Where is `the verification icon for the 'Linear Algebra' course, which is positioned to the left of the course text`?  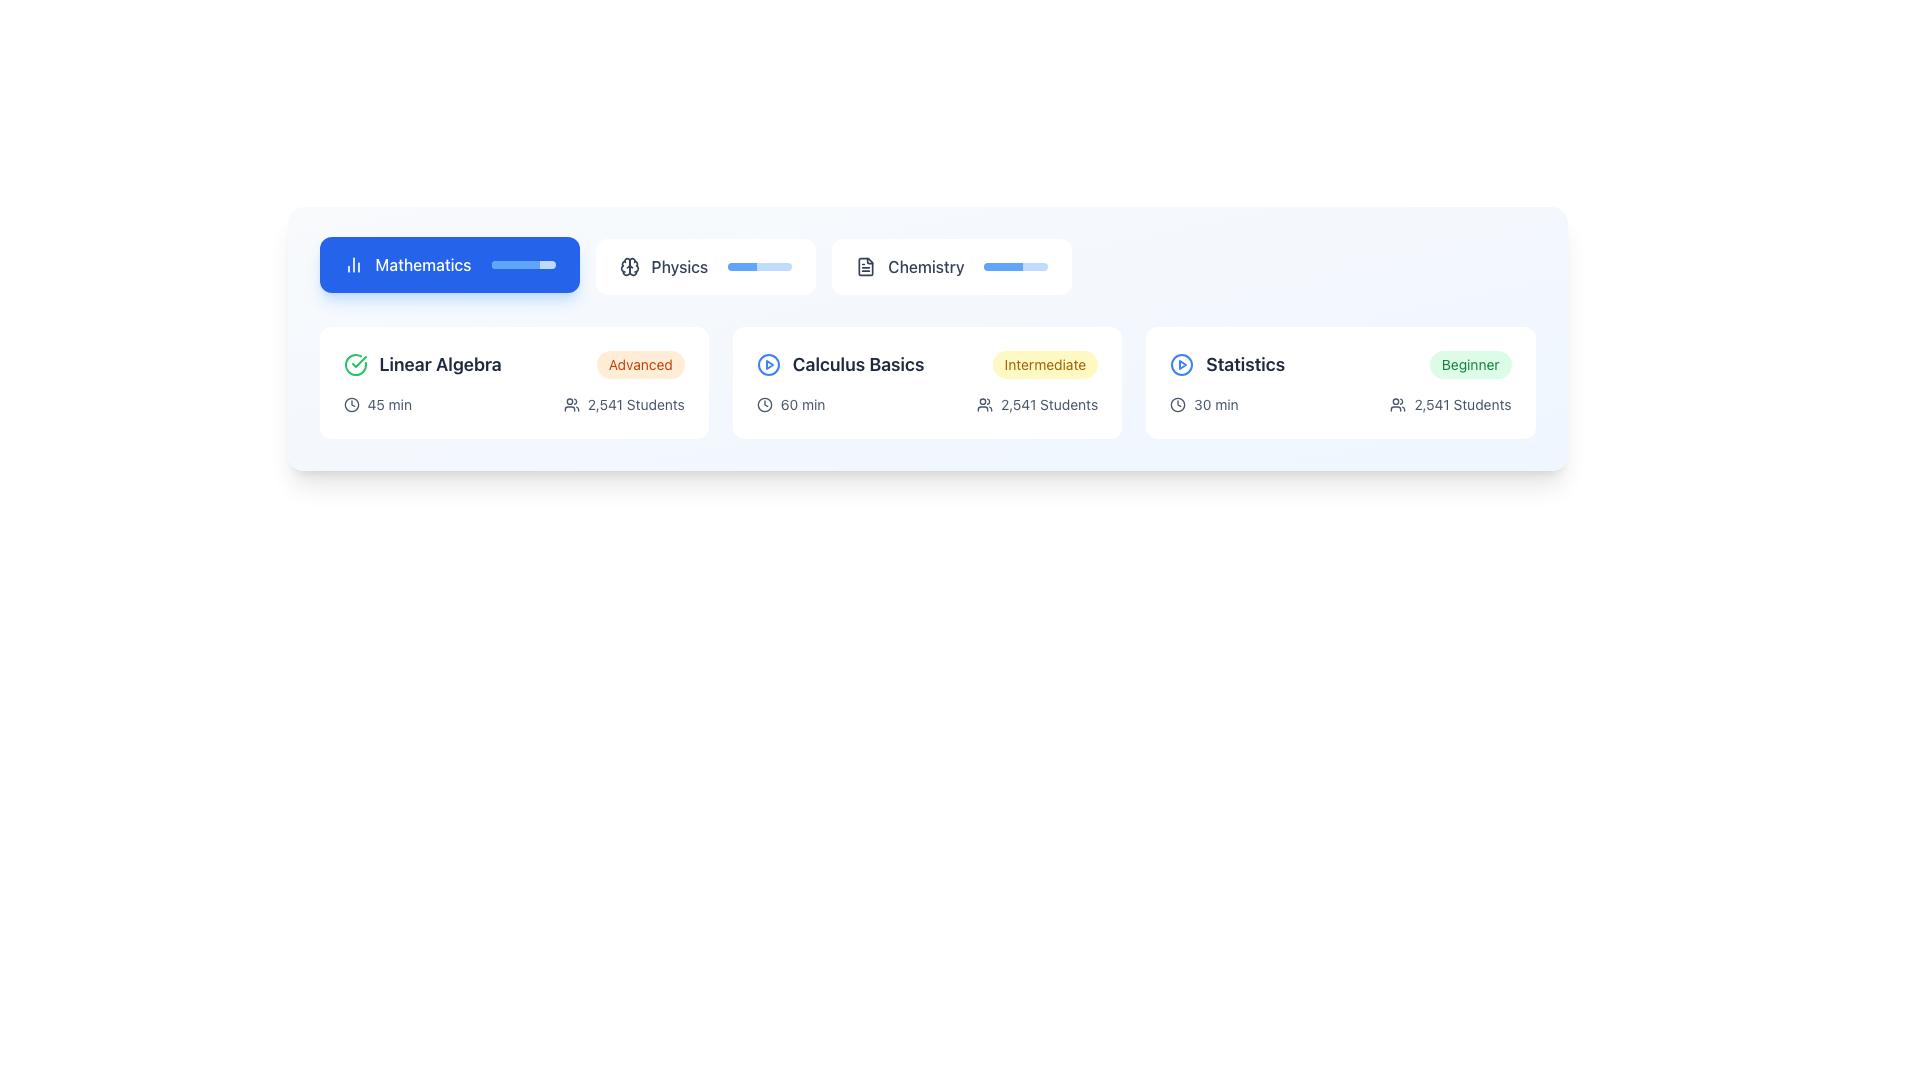
the verification icon for the 'Linear Algebra' course, which is positioned to the left of the course text is located at coordinates (355, 365).